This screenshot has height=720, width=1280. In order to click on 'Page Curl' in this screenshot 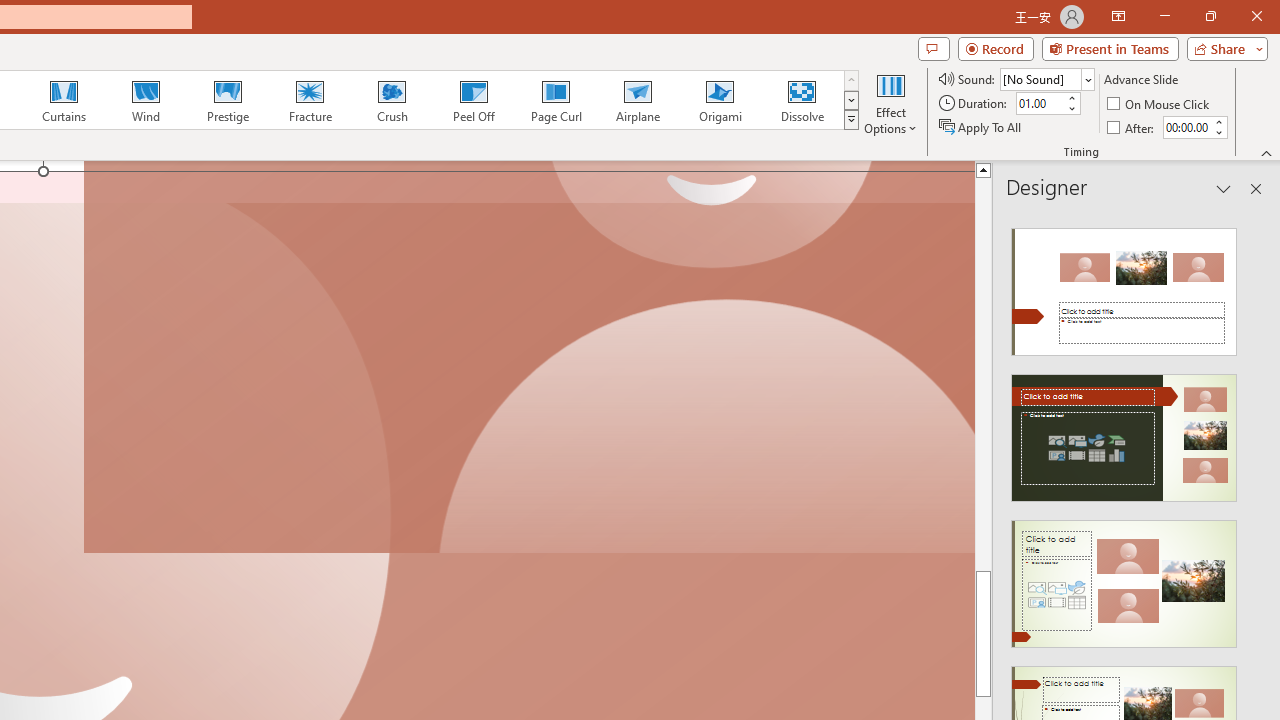, I will do `click(555, 100)`.